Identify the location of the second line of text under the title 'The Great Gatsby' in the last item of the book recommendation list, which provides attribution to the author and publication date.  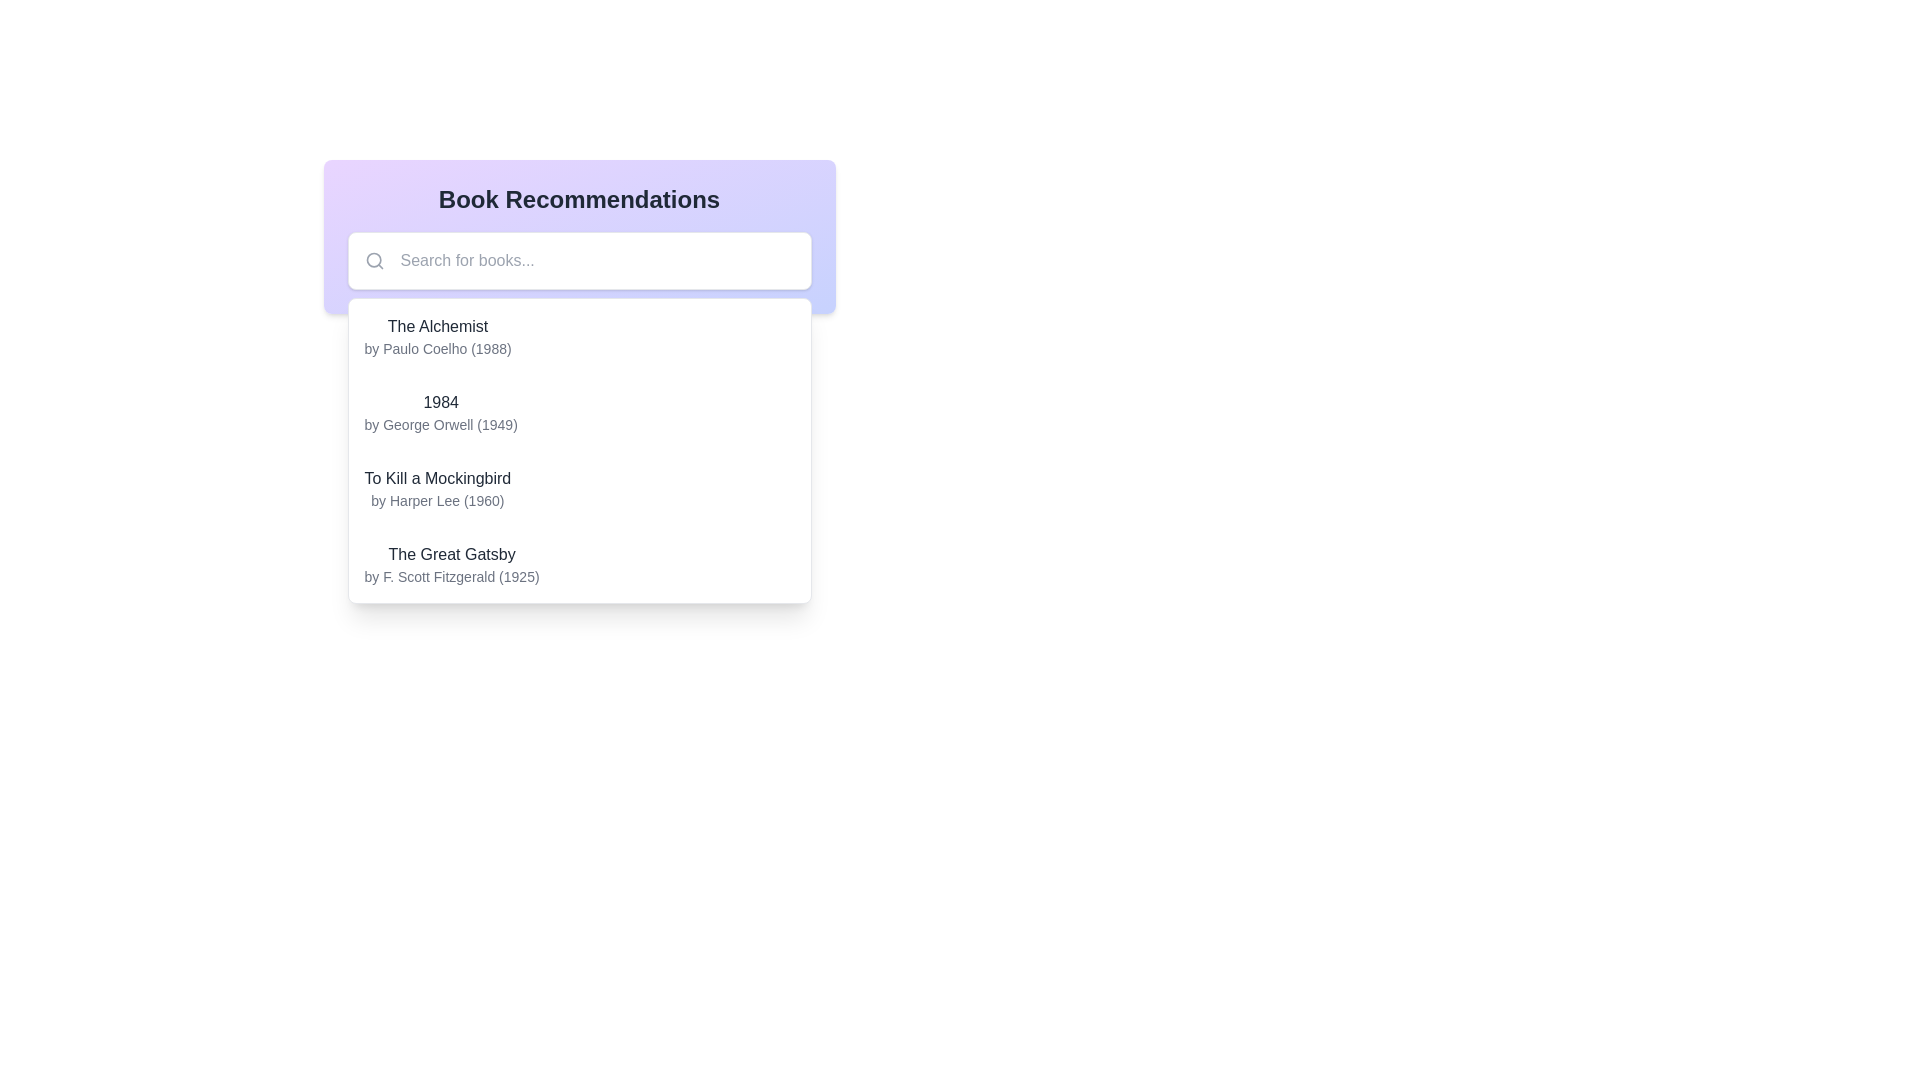
(450, 577).